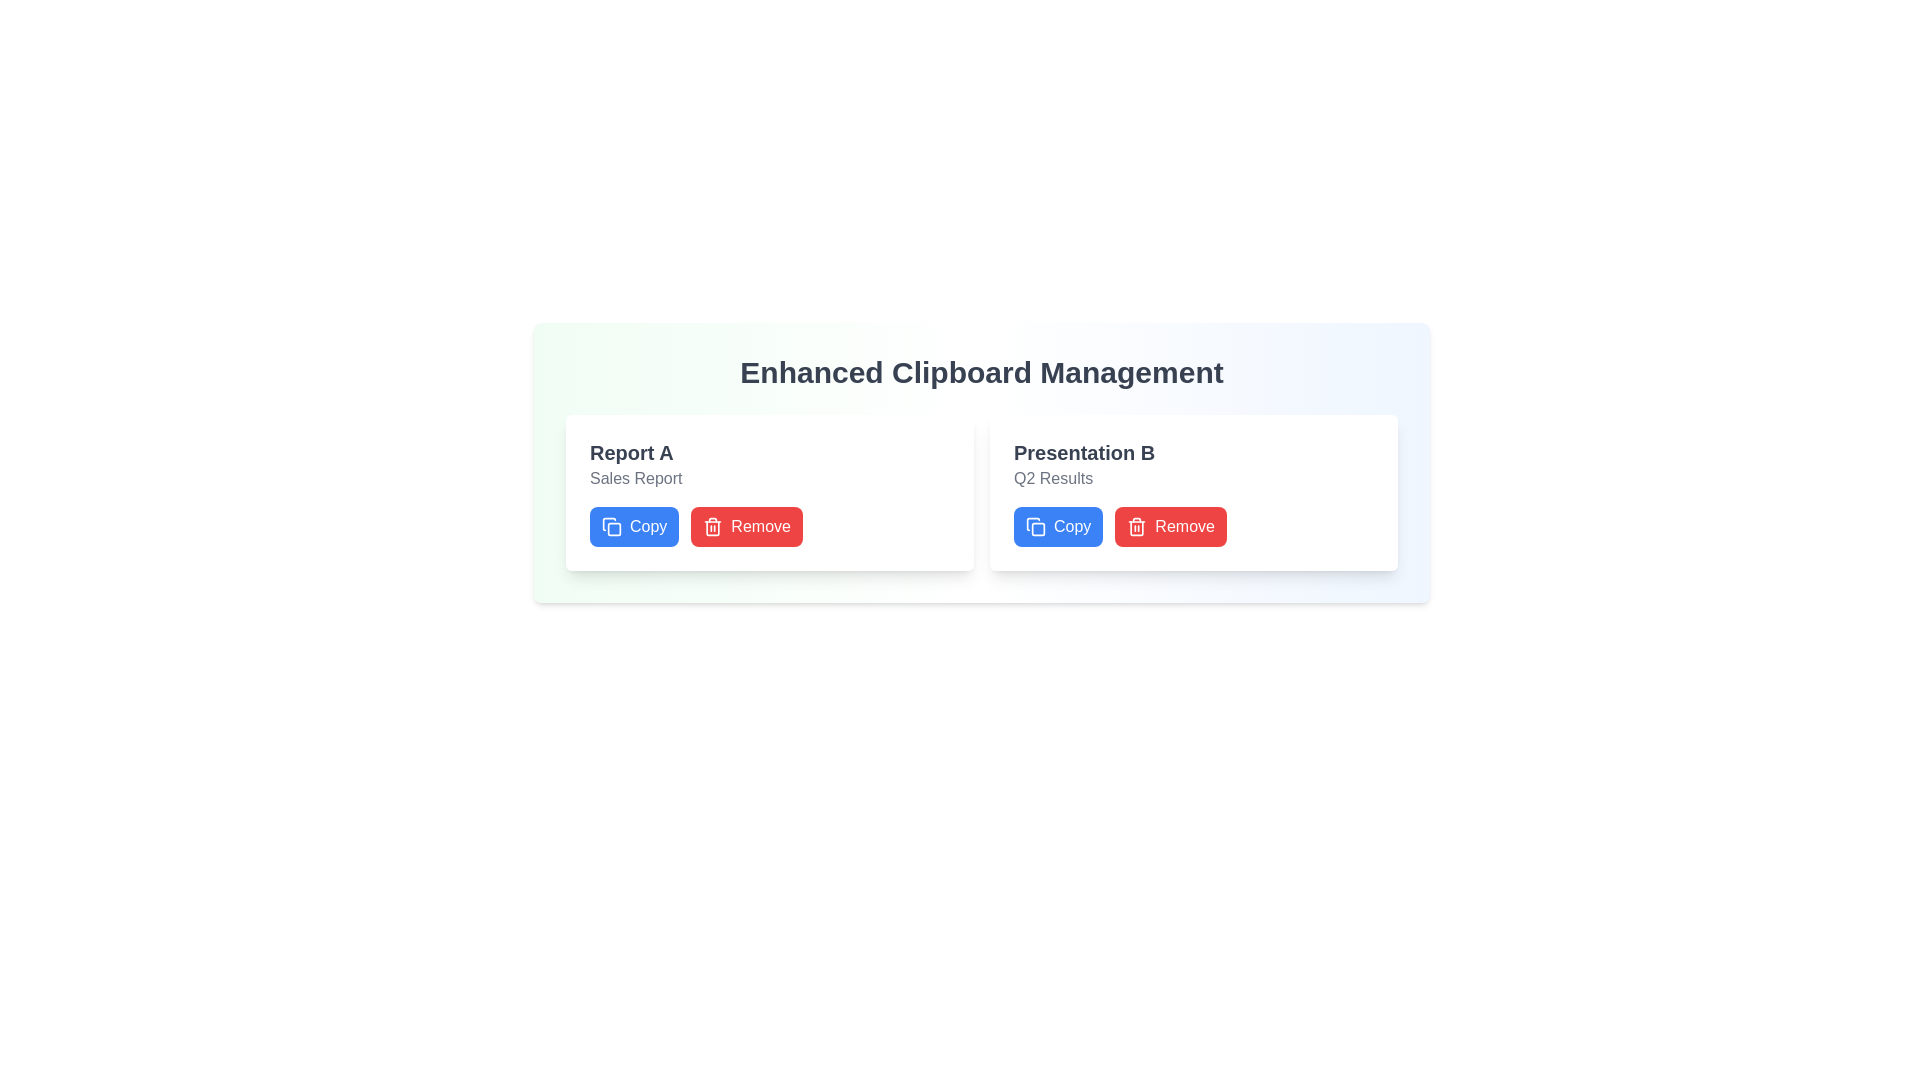  Describe the element at coordinates (1171, 526) in the screenshot. I see `the red 'Remove' button with rounded corners, featuring bold white text and a trash can icon, located at the bottom-right corner of the 'Presentation B' card` at that location.